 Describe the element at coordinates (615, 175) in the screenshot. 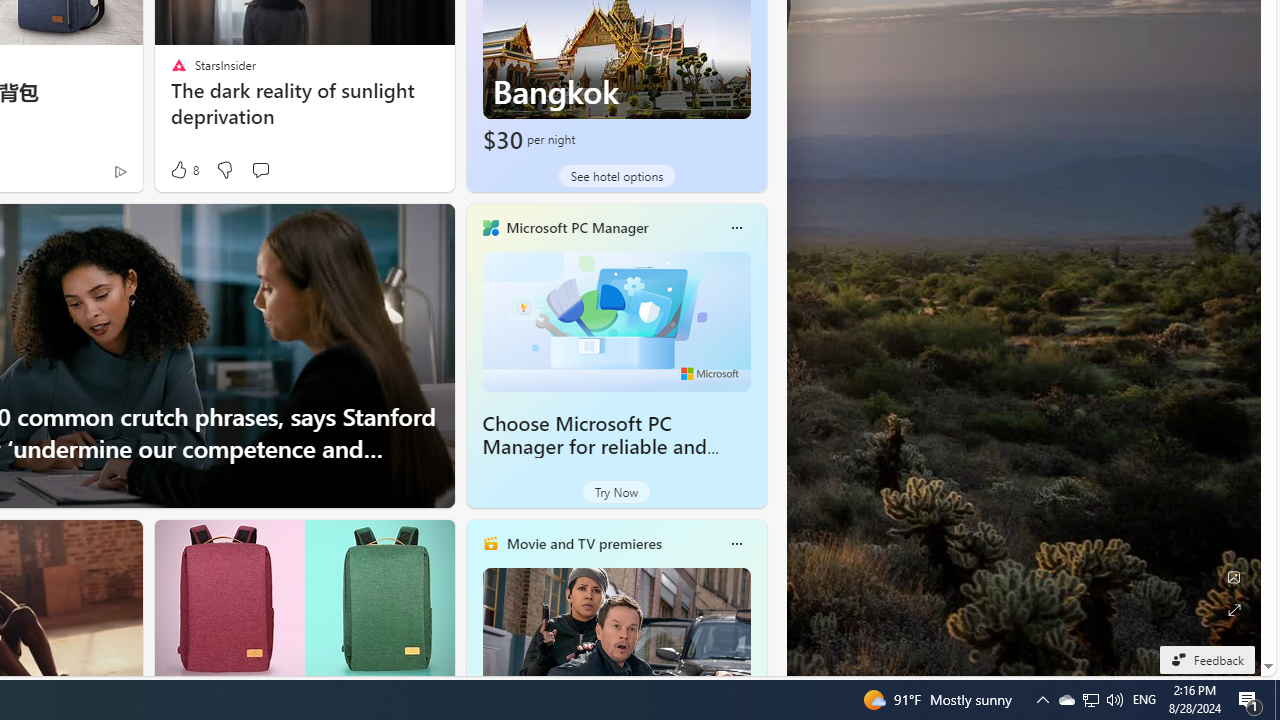

I see `'See hotel options'` at that location.